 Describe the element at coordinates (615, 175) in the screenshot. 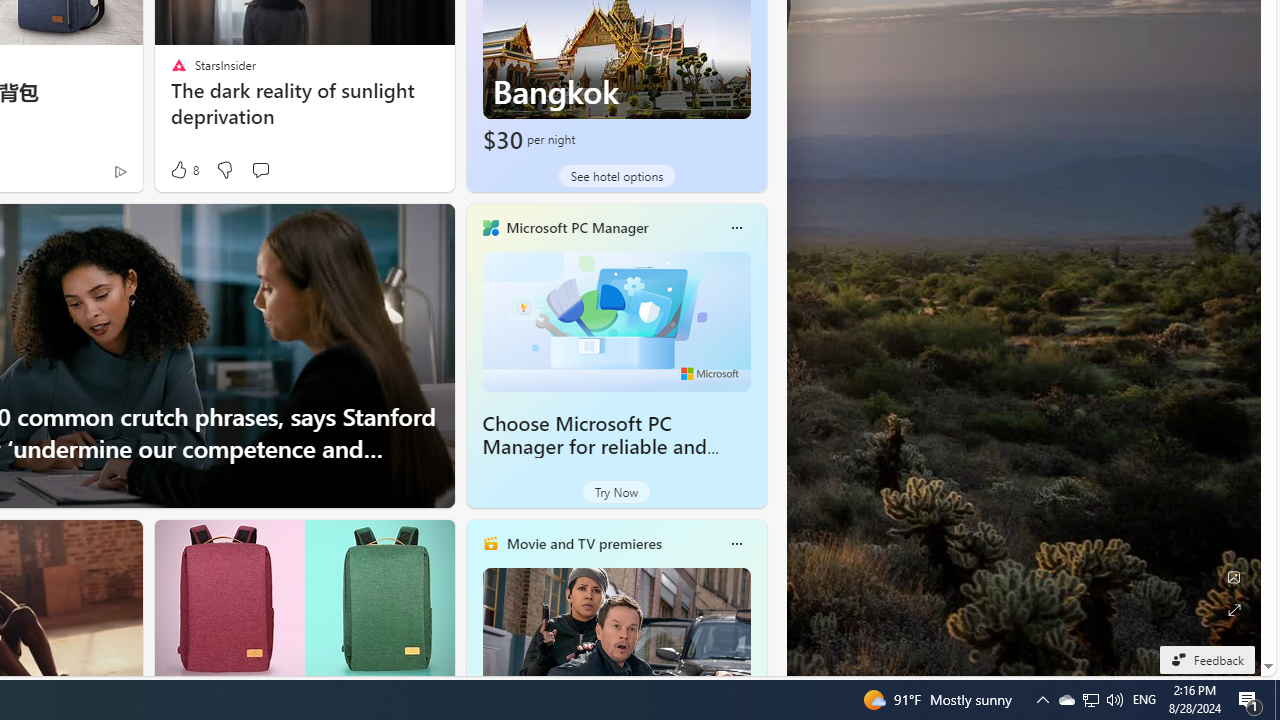

I see `'See hotel options'` at that location.